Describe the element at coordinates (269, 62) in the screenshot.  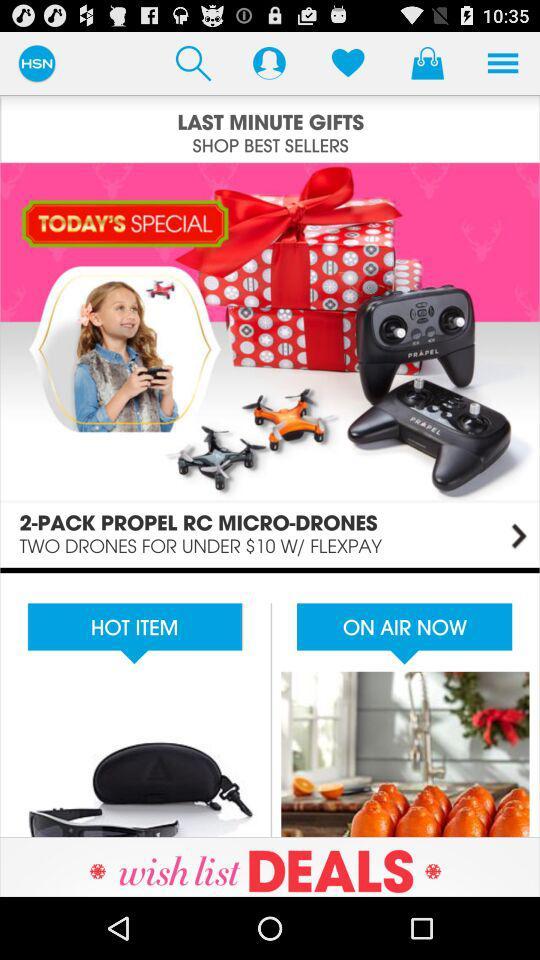
I see `login to your account` at that location.